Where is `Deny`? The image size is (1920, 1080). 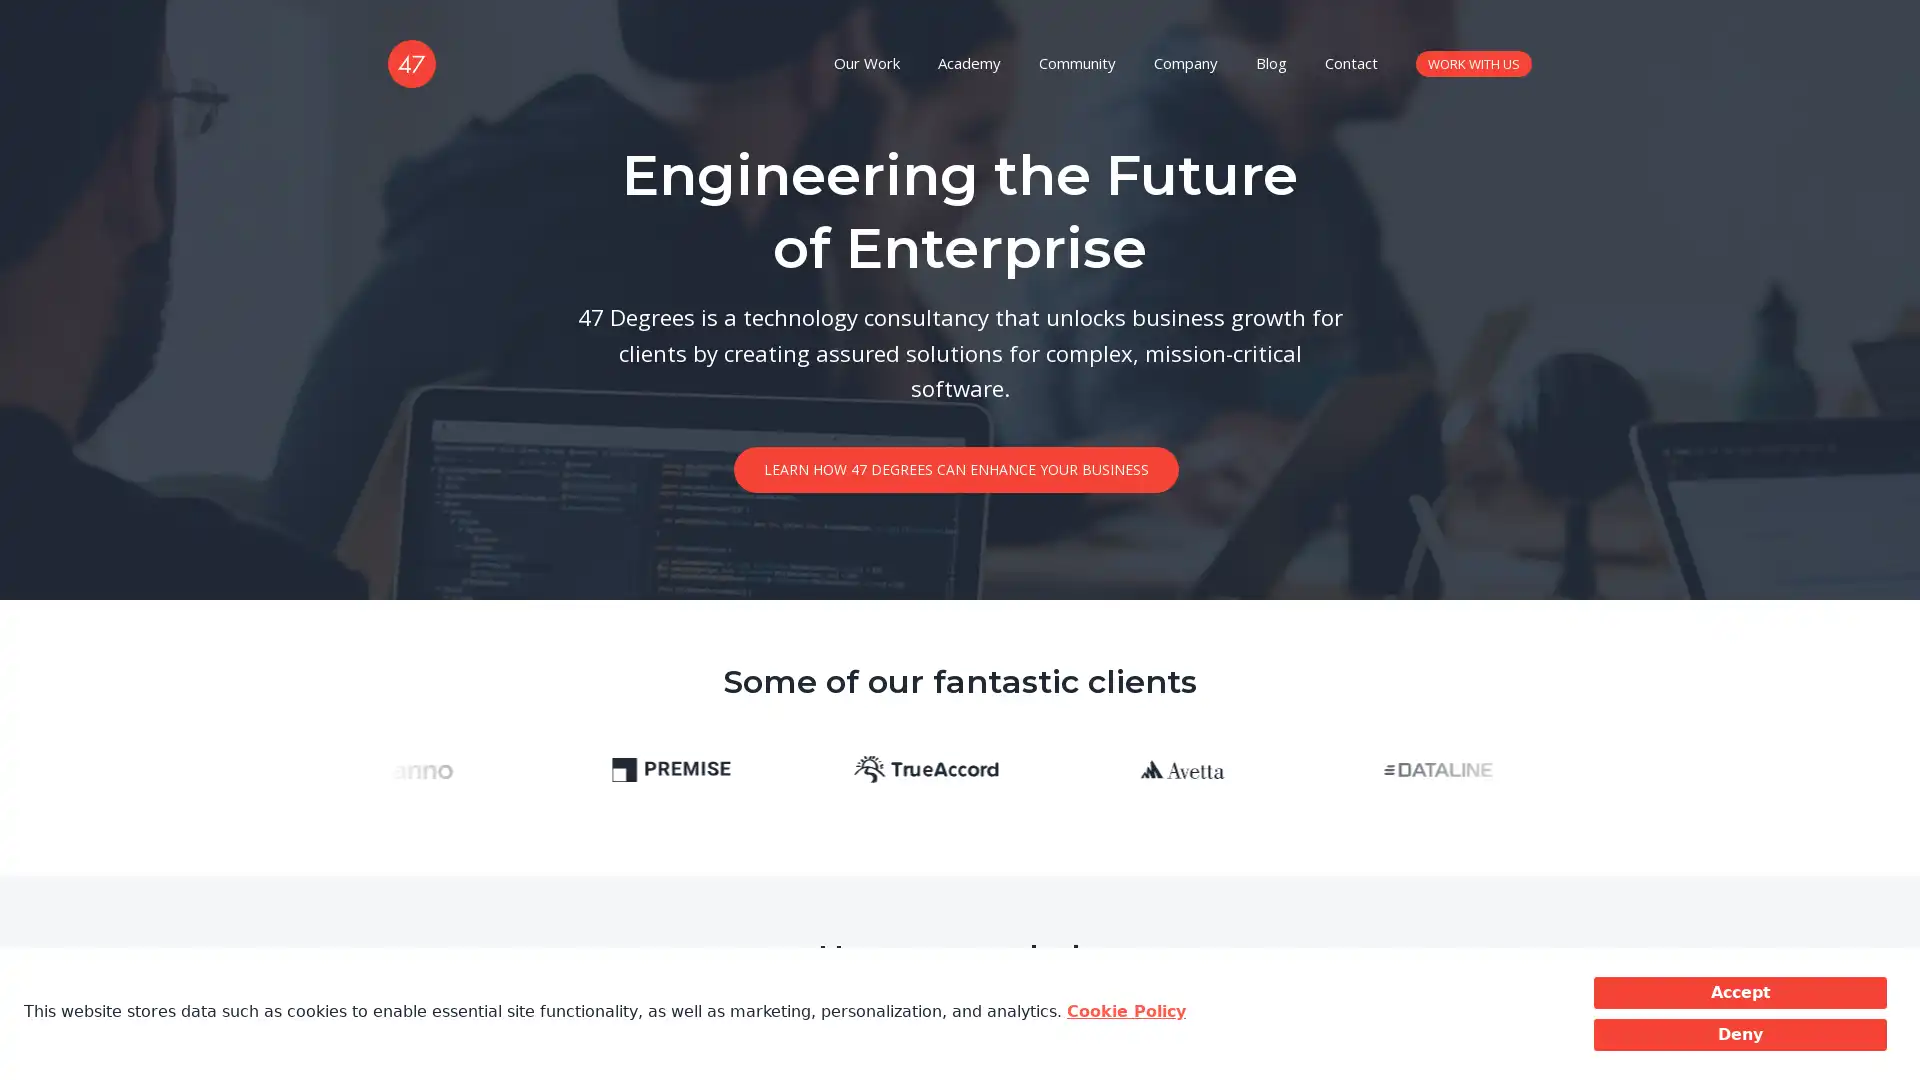 Deny is located at coordinates (1739, 1034).